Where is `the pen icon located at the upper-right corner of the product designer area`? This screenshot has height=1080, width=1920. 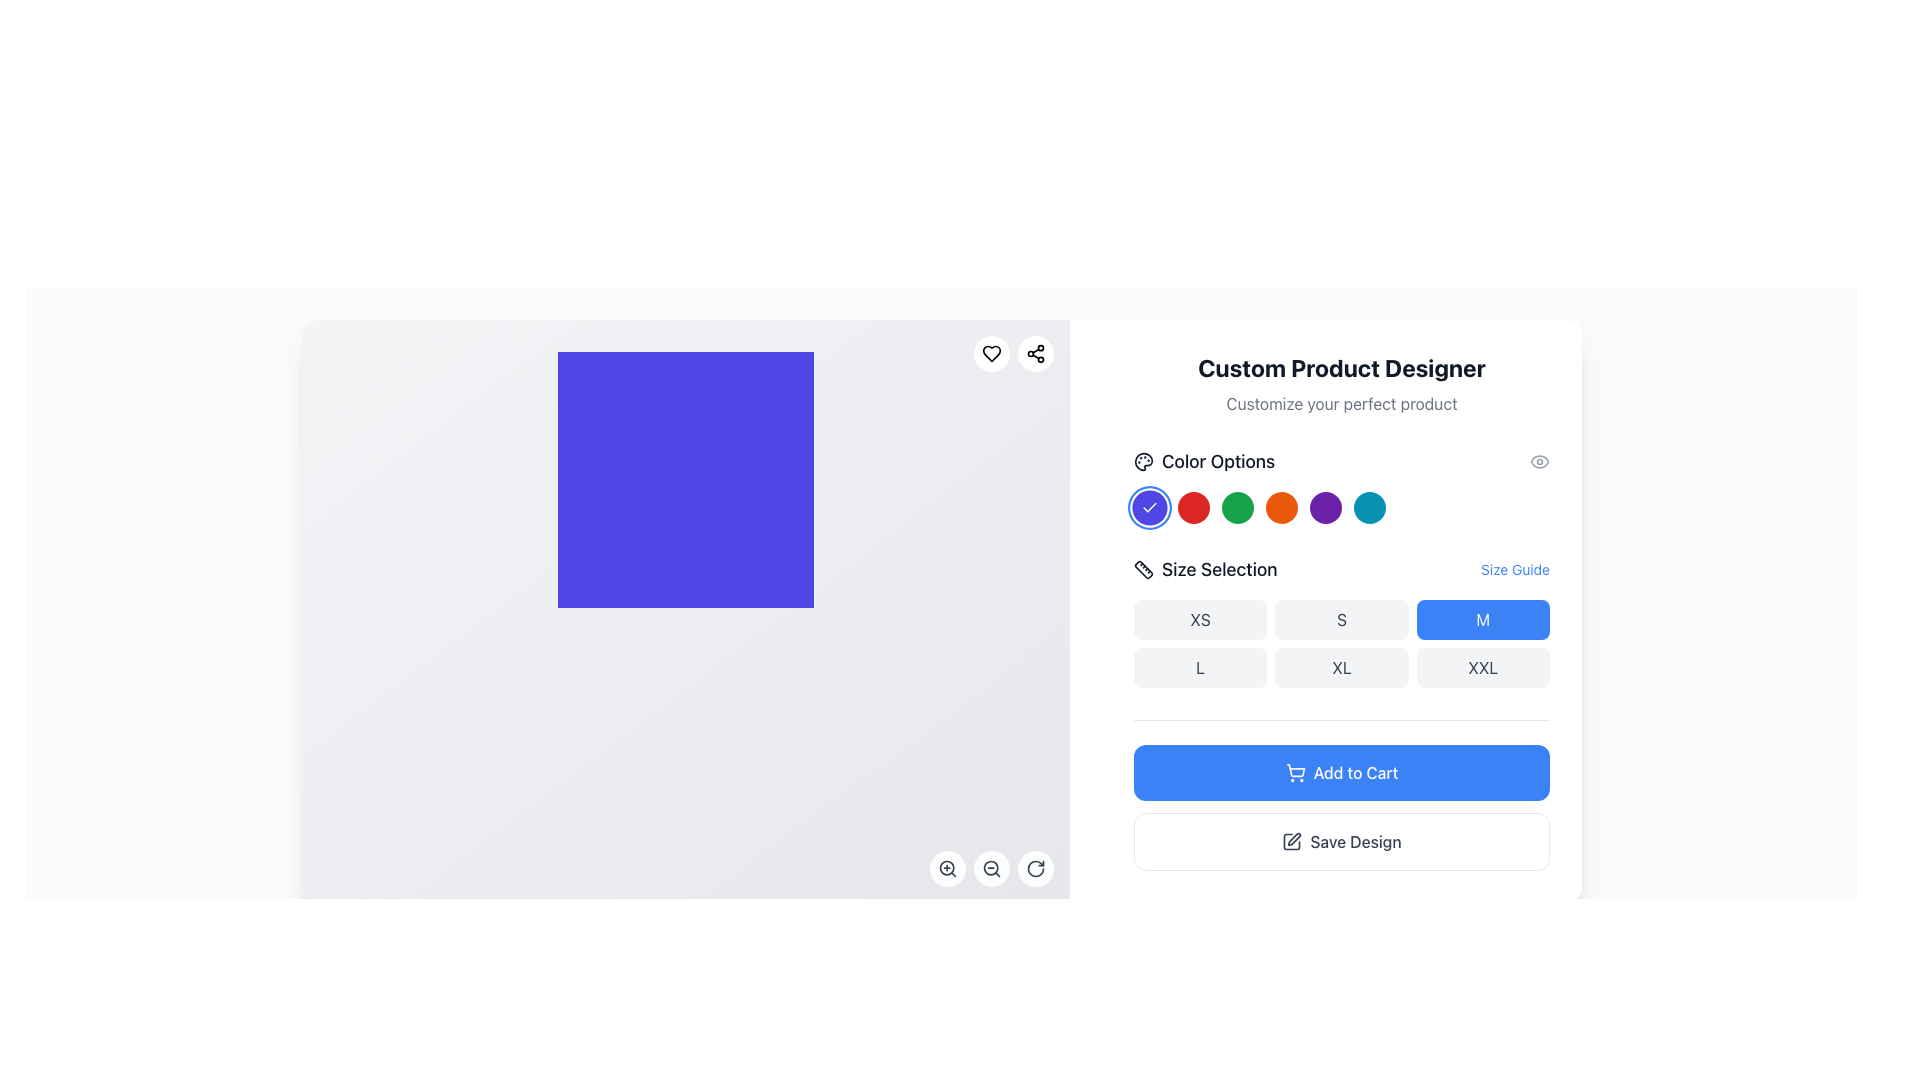
the pen icon located at the upper-right corner of the product designer area is located at coordinates (1294, 839).